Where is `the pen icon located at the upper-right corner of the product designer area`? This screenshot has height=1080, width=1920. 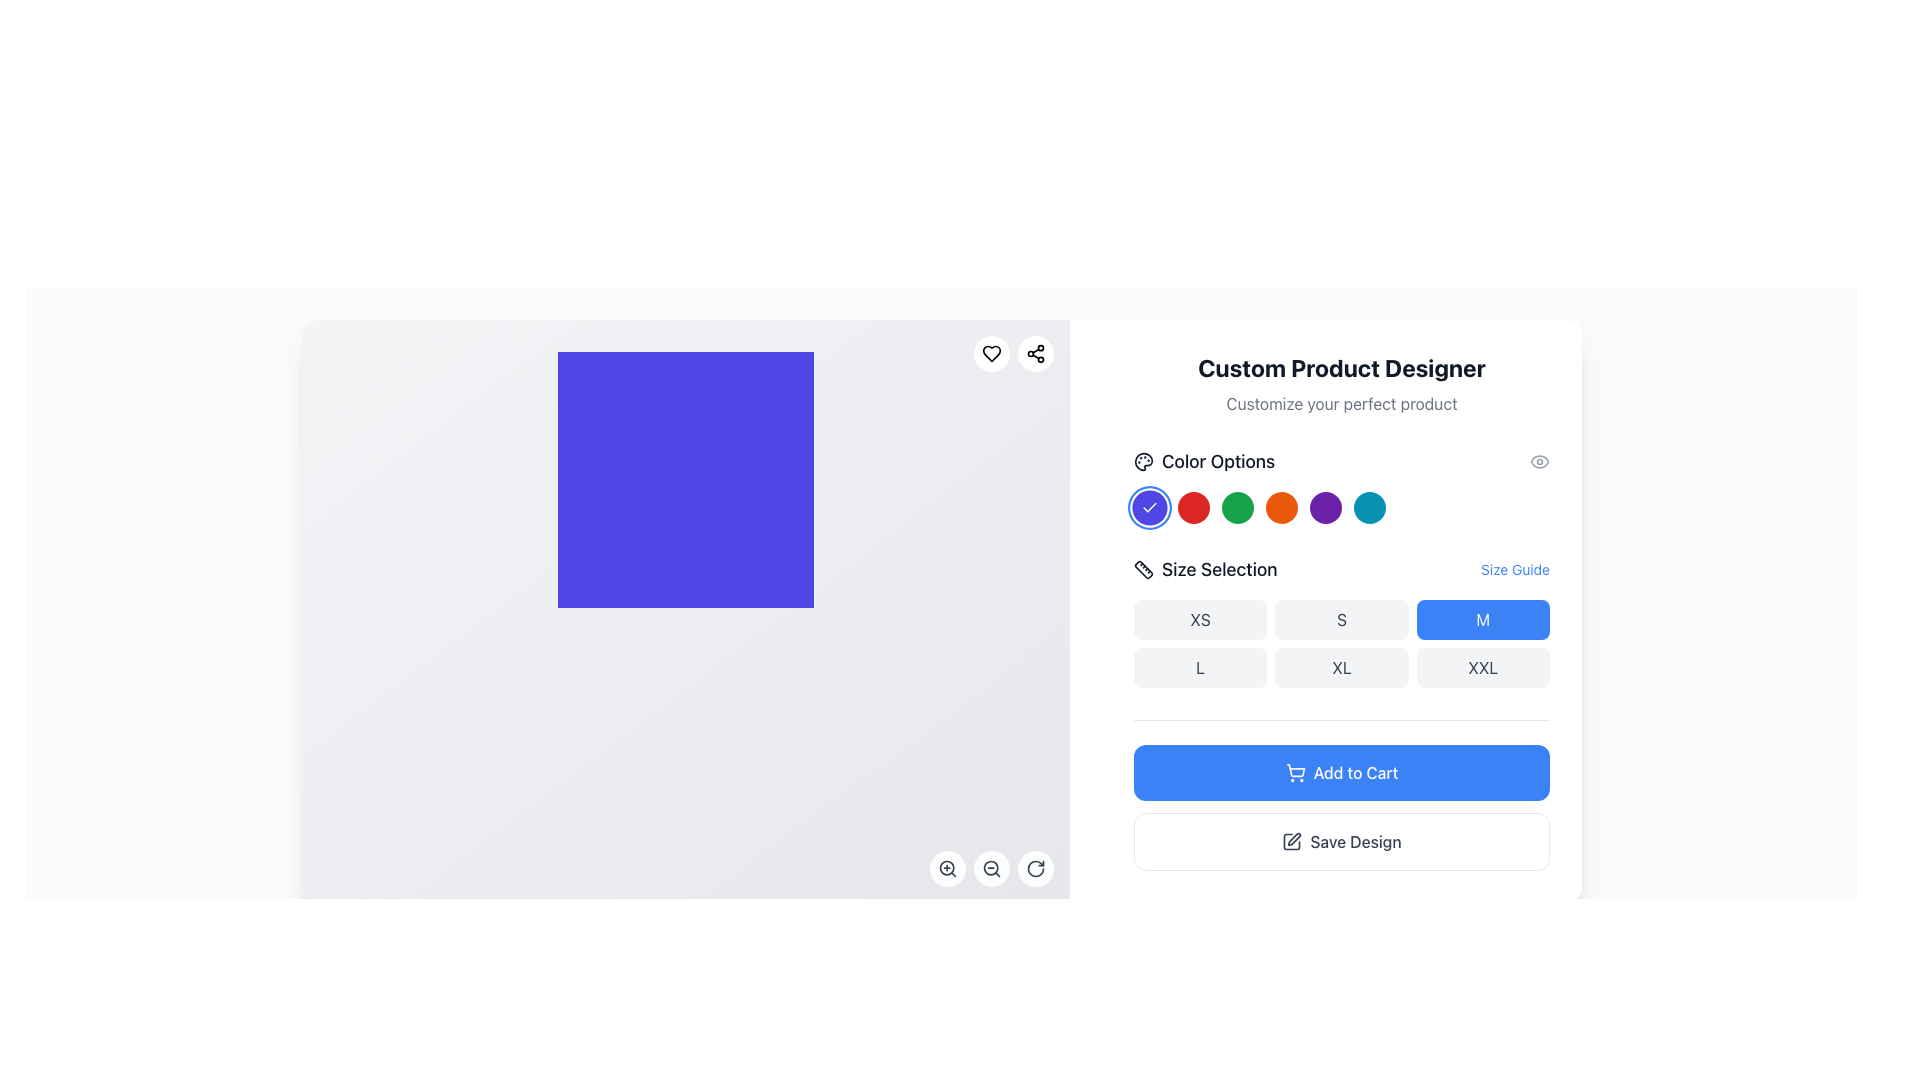
the pen icon located at the upper-right corner of the product designer area is located at coordinates (1294, 839).